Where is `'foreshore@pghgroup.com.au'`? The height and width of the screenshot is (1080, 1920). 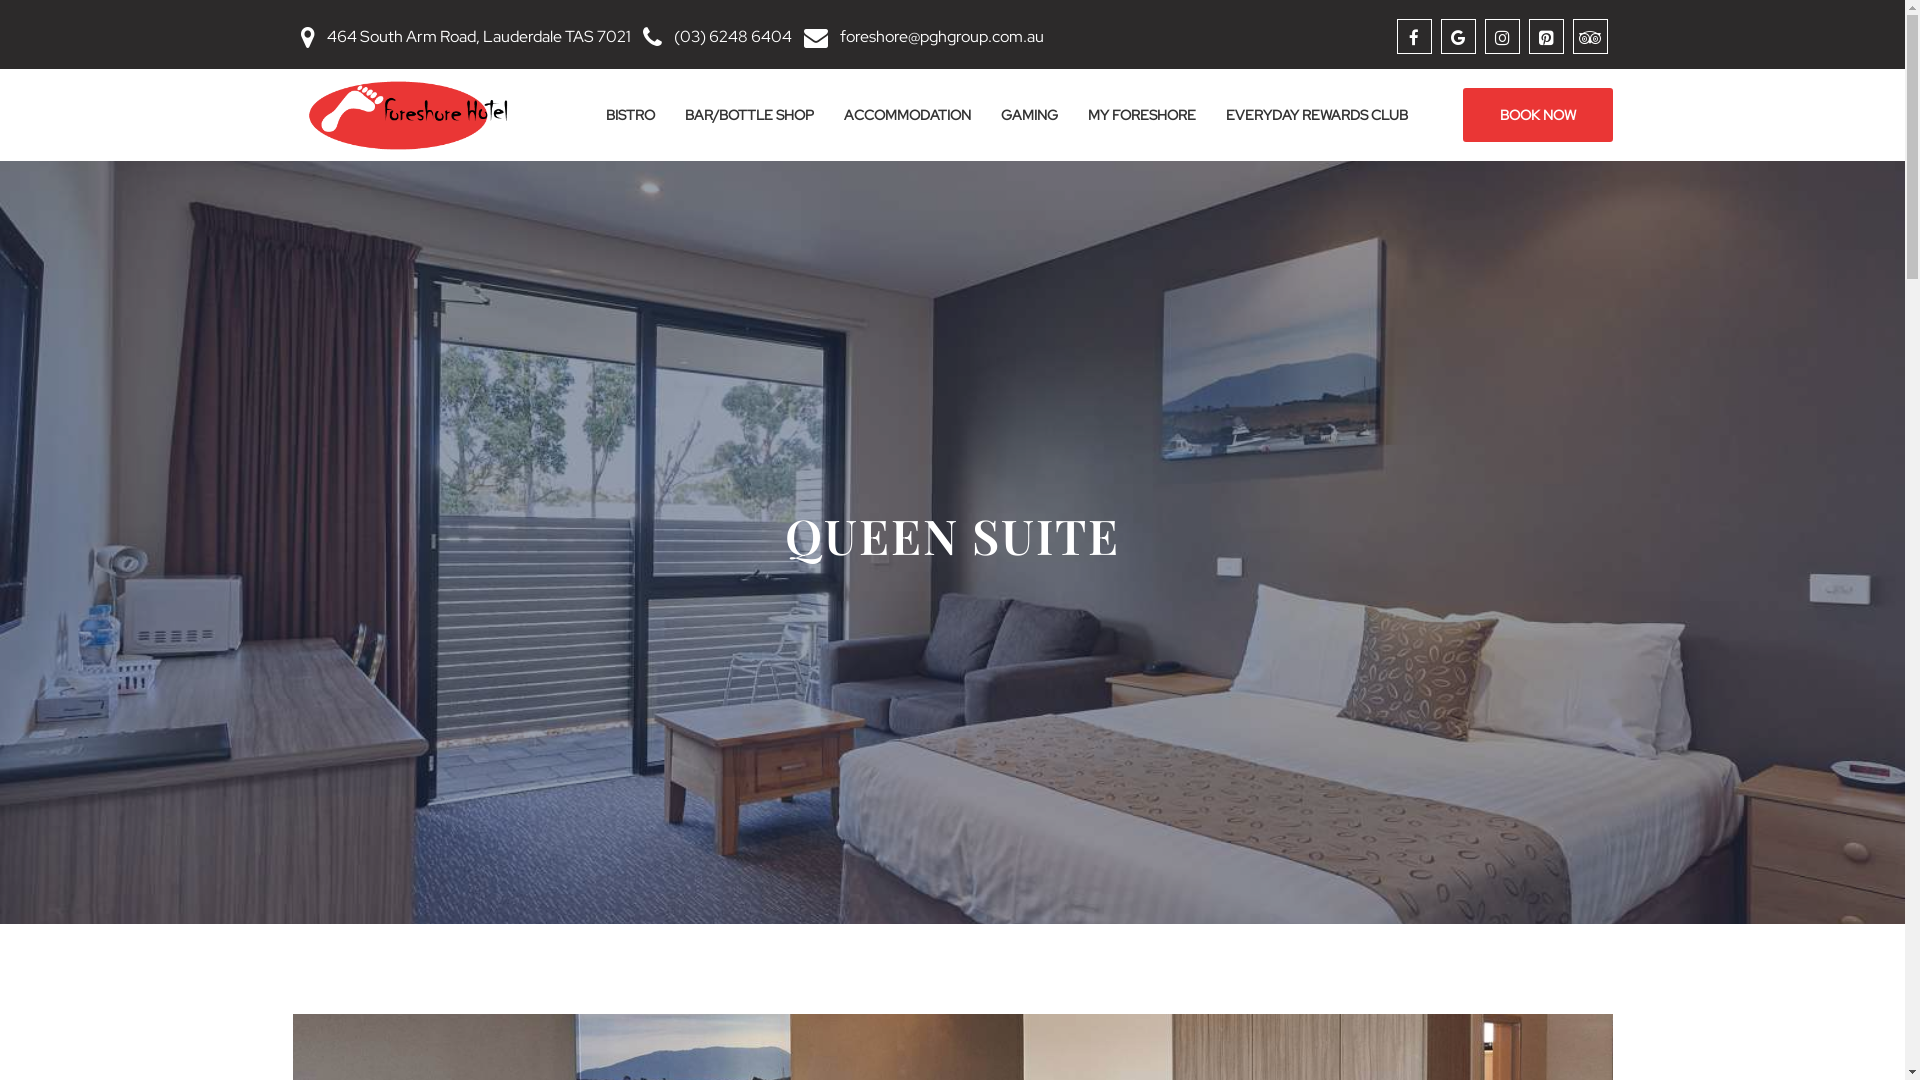
'foreshore@pghgroup.com.au' is located at coordinates (940, 36).